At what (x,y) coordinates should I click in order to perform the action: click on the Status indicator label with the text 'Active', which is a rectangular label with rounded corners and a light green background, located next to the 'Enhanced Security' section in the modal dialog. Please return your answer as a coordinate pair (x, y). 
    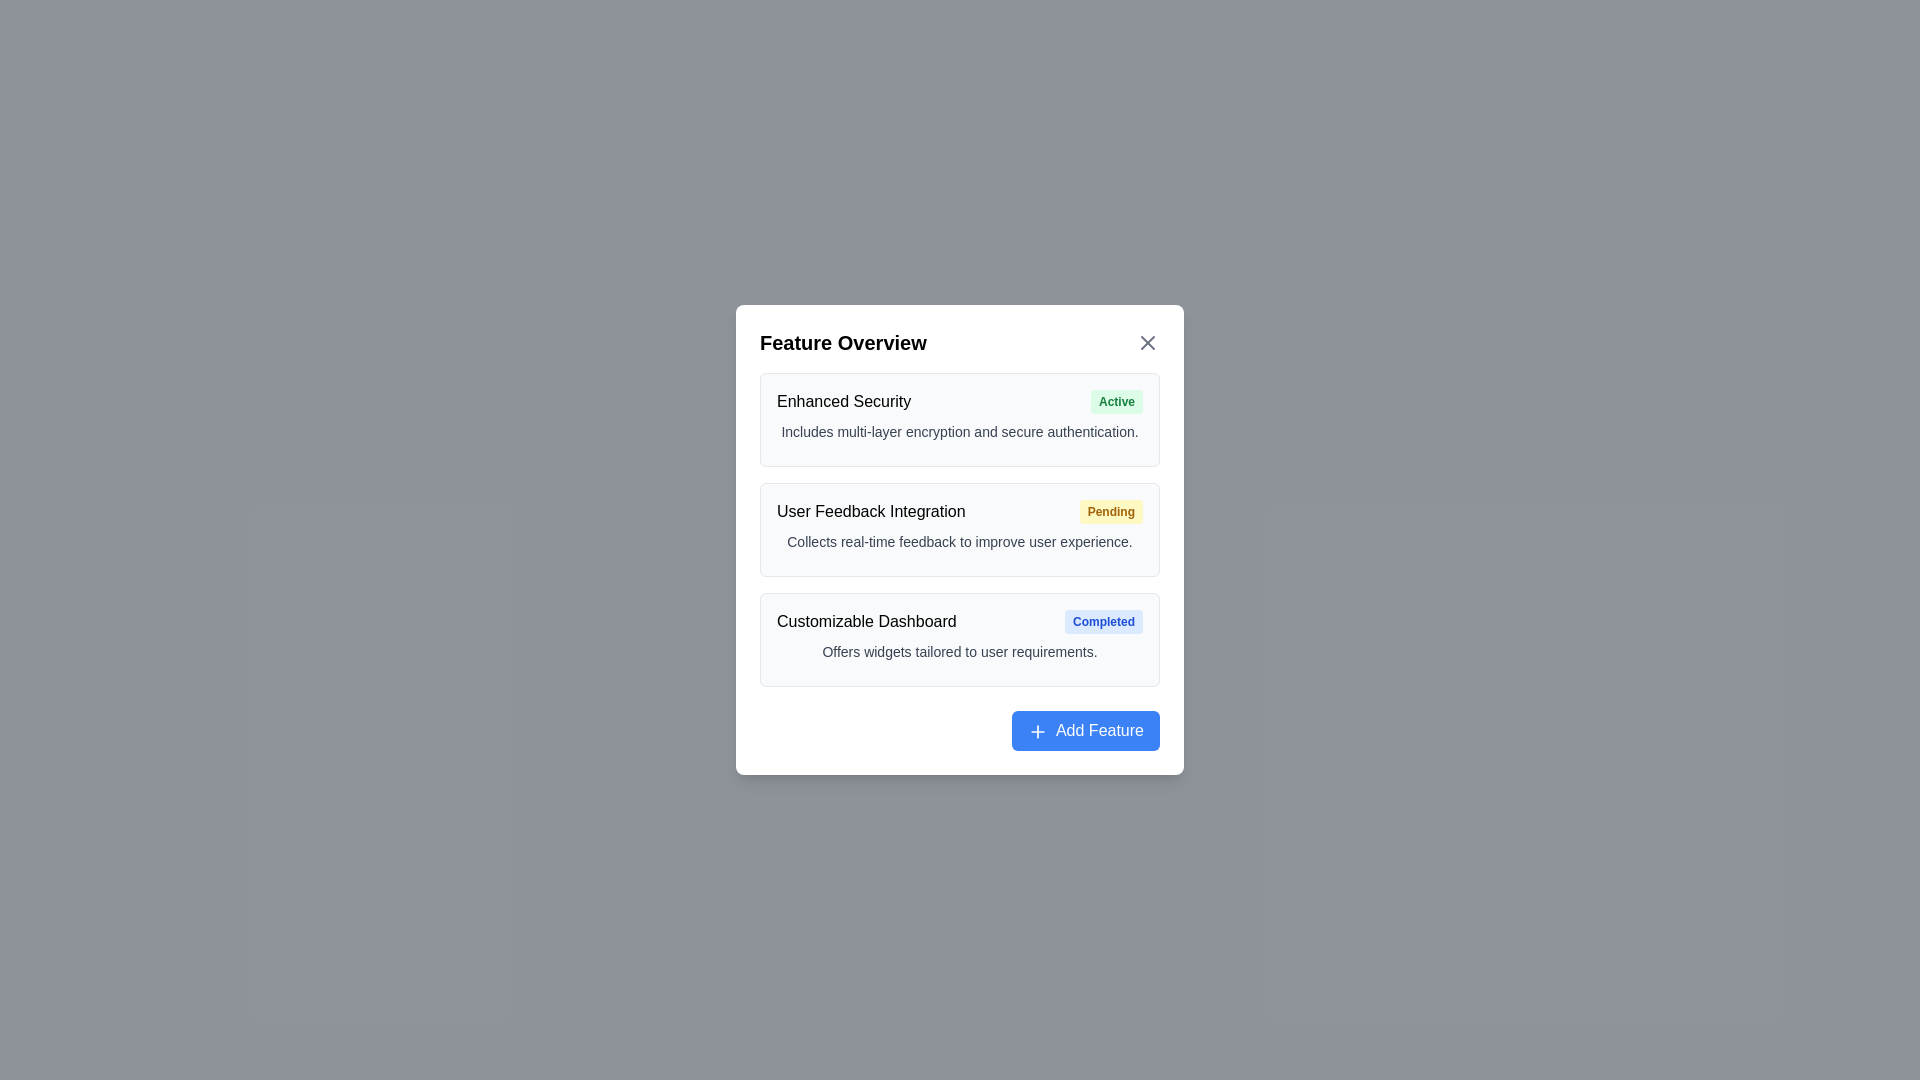
    Looking at the image, I should click on (1116, 401).